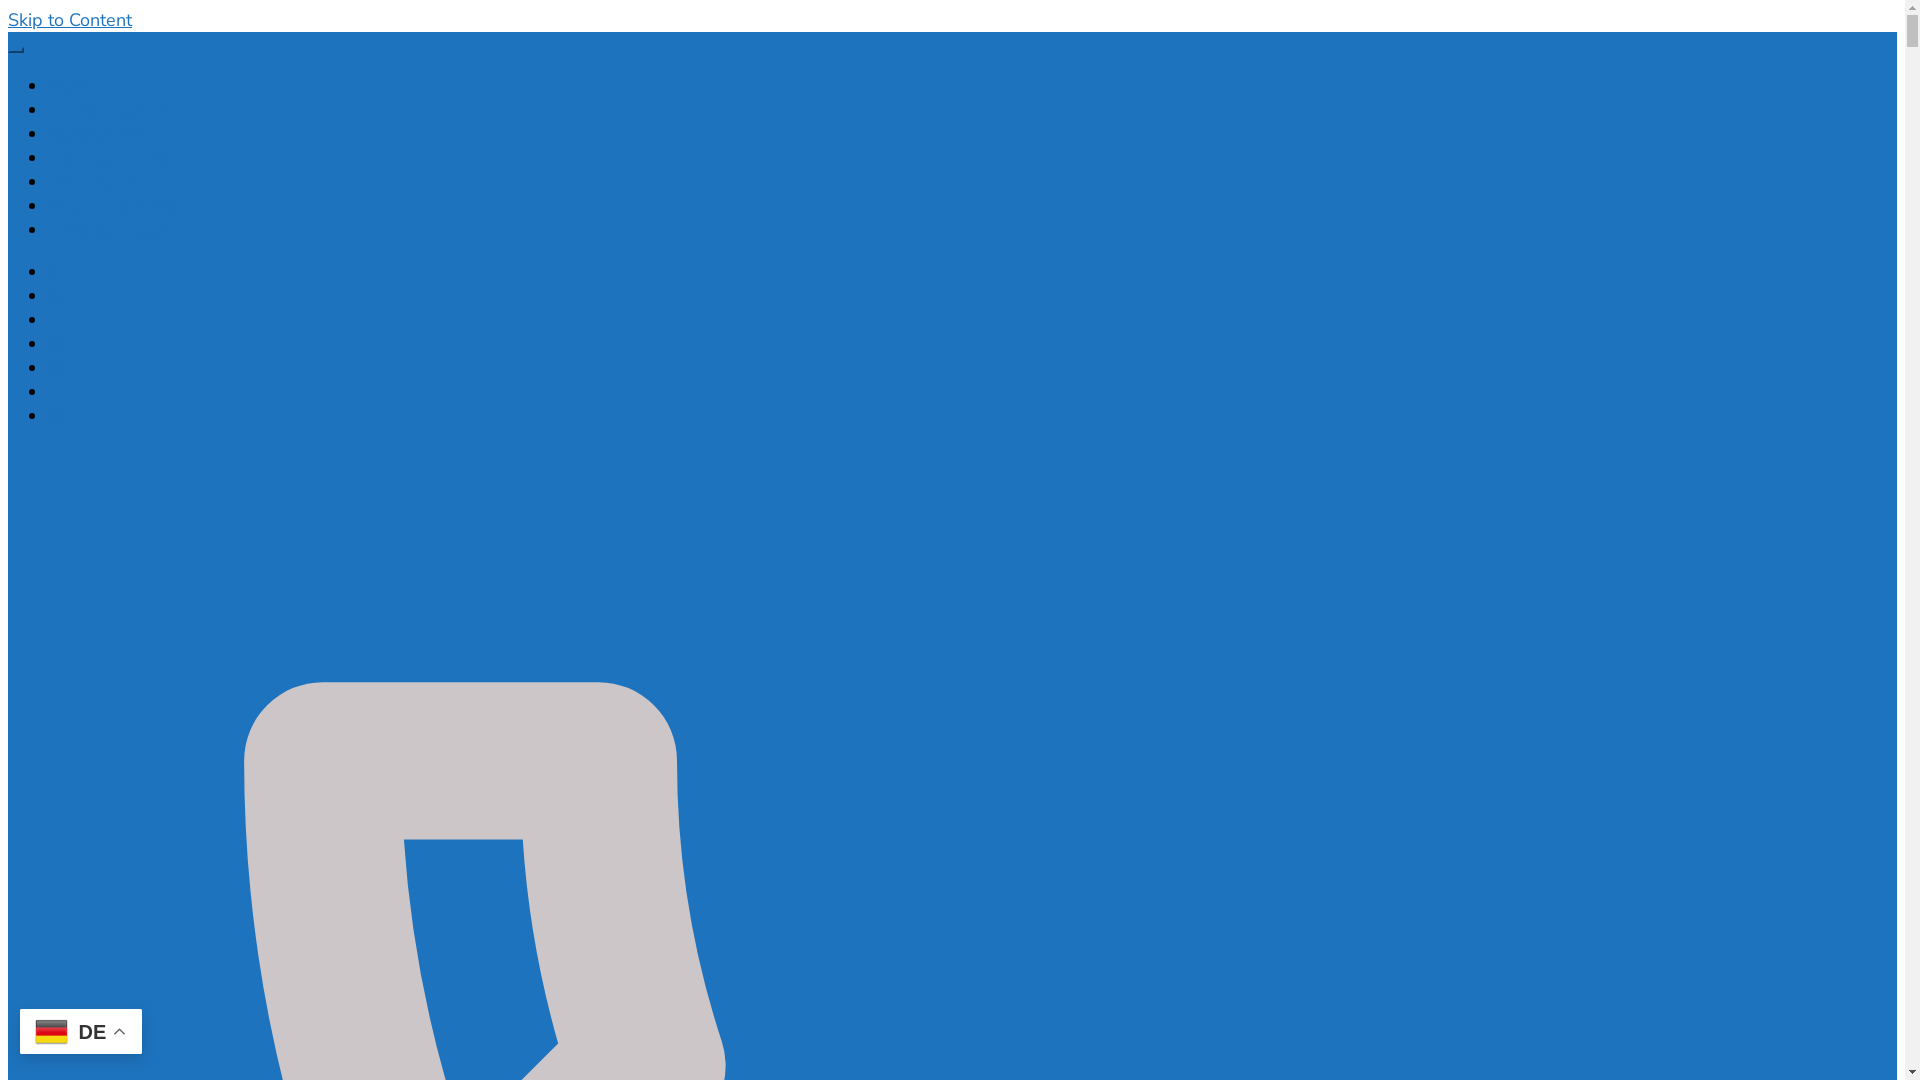 This screenshot has width=1920, height=1080. What do you see at coordinates (48, 110) in the screenshot?
I see `'Termin Buchen'` at bounding box center [48, 110].